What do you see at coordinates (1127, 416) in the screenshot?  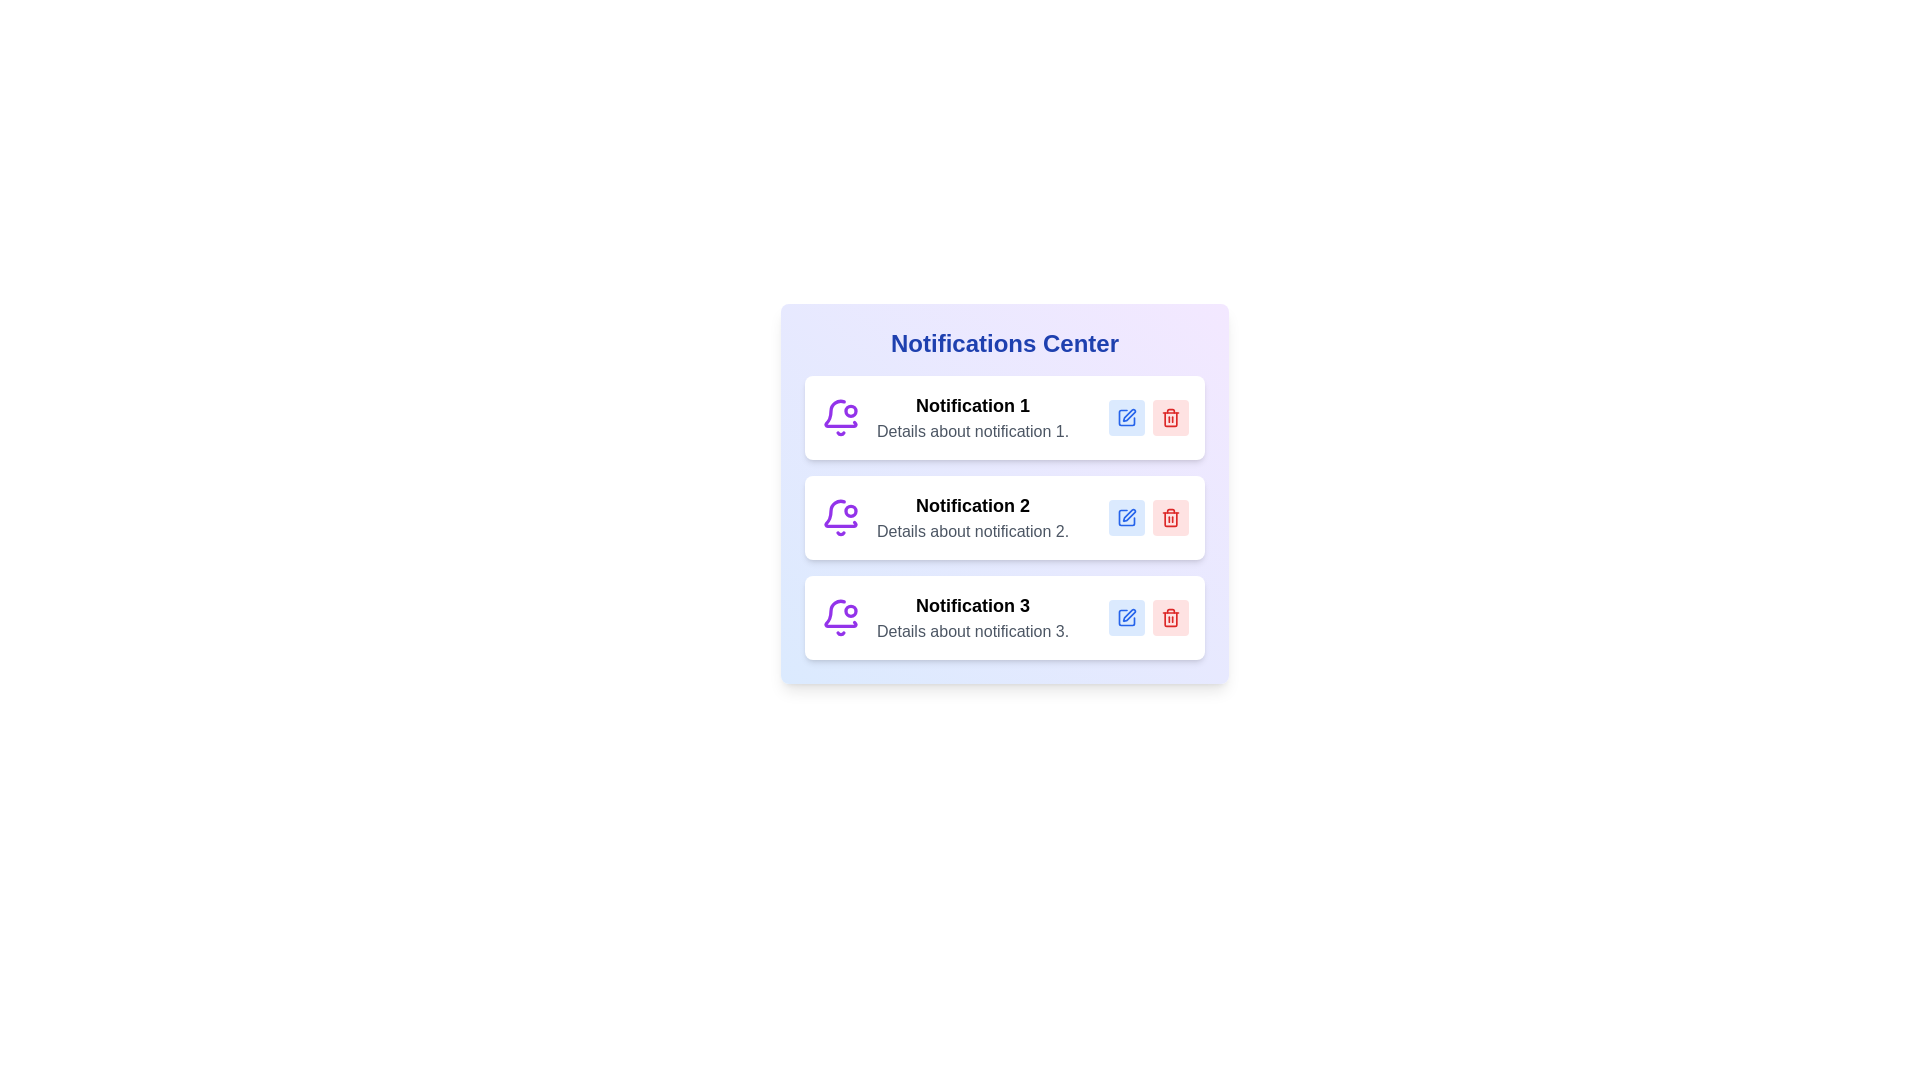 I see `the button with a light blue background and a darker blue pen icon, which is positioned to the right of the first notification item in the notifications list` at bounding box center [1127, 416].